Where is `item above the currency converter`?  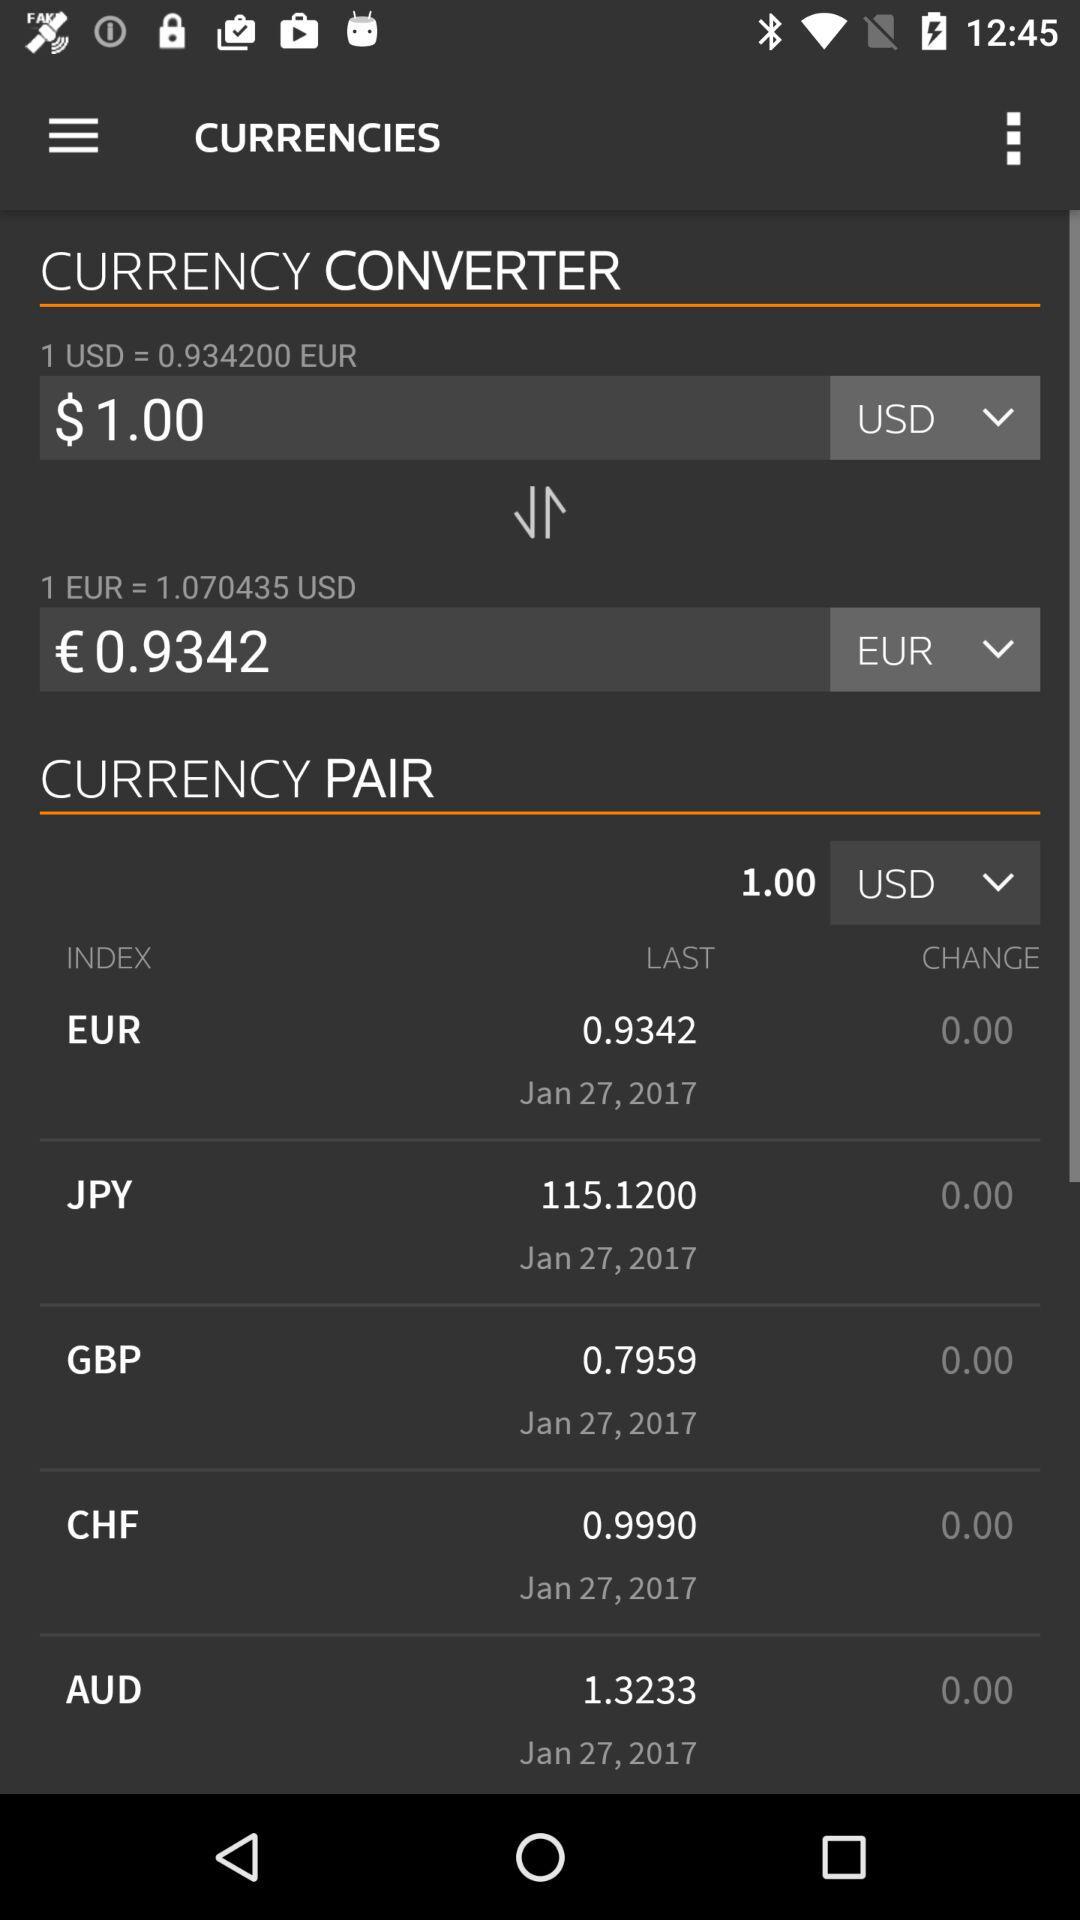 item above the currency converter is located at coordinates (1017, 135).